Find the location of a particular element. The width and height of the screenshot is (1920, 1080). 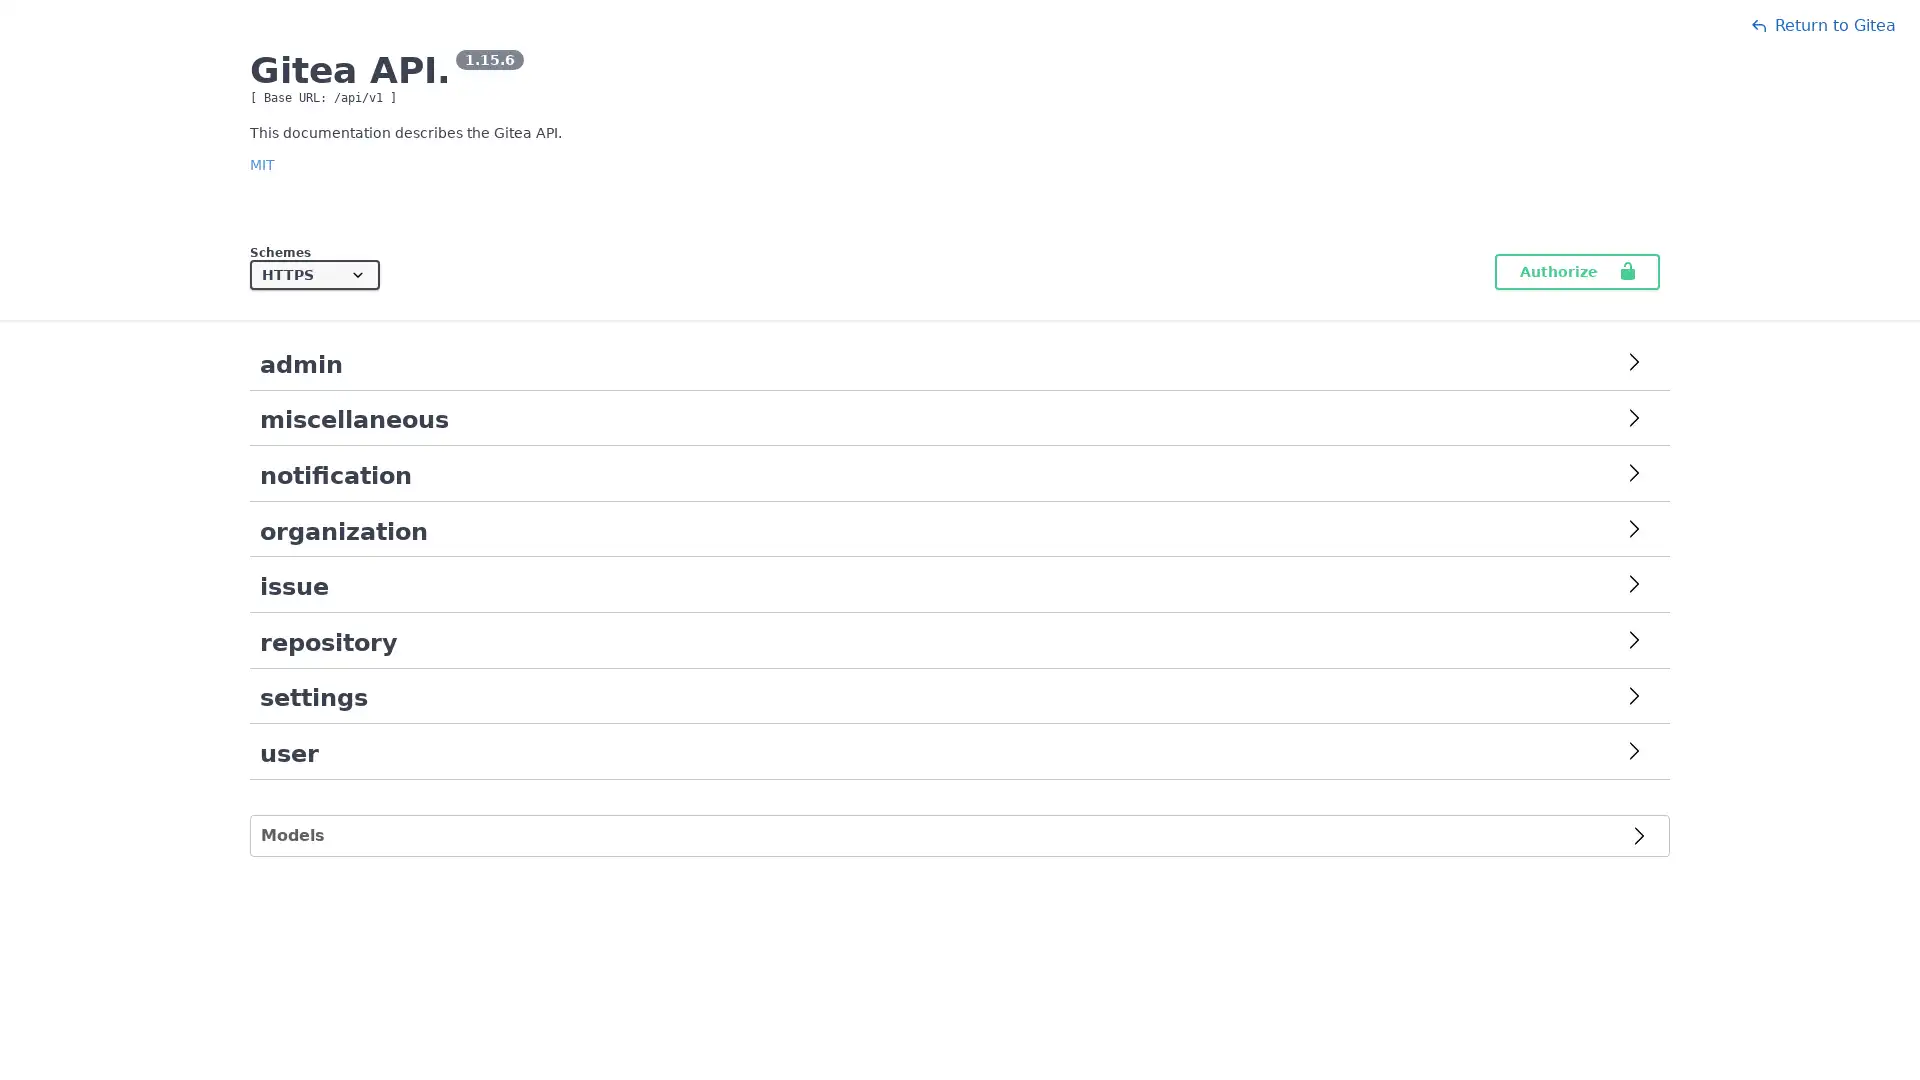

Expand operation is located at coordinates (1633, 419).